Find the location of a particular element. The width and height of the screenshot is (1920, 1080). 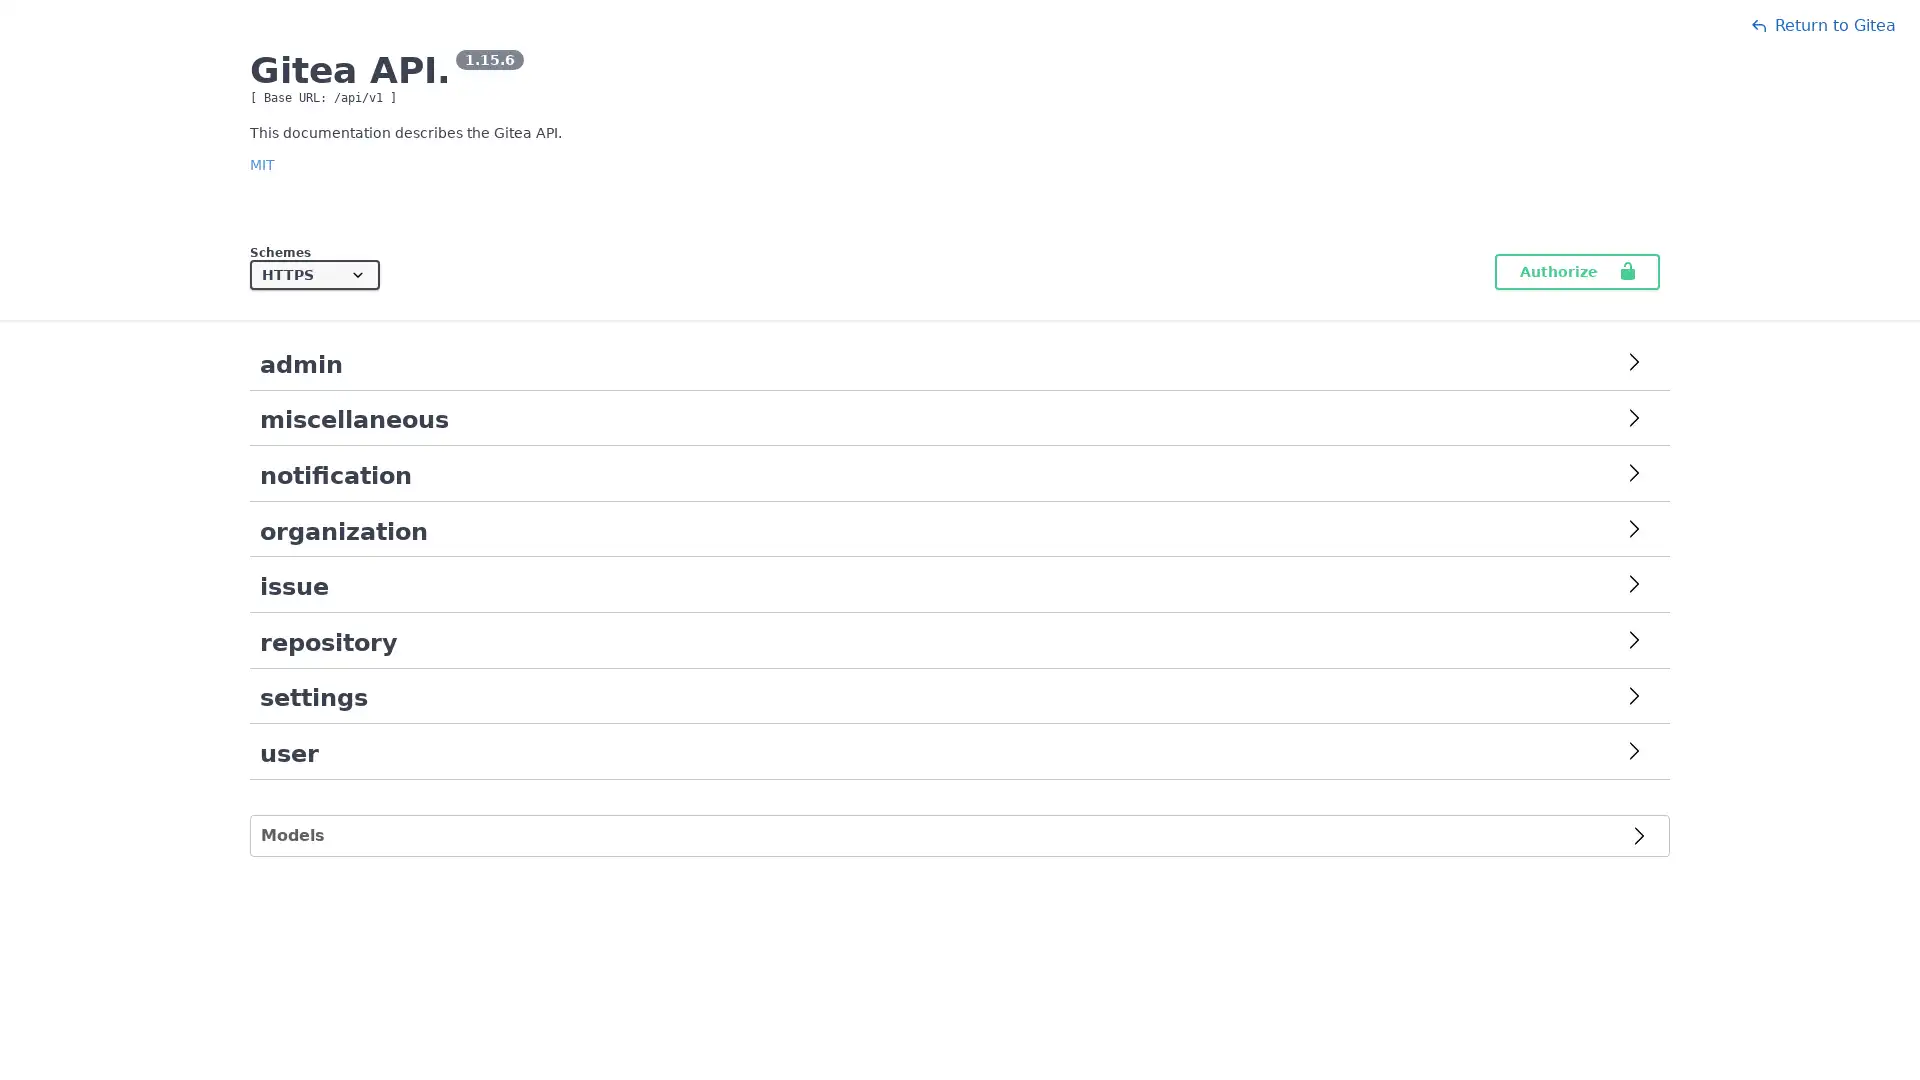

Expand operation is located at coordinates (1633, 419).